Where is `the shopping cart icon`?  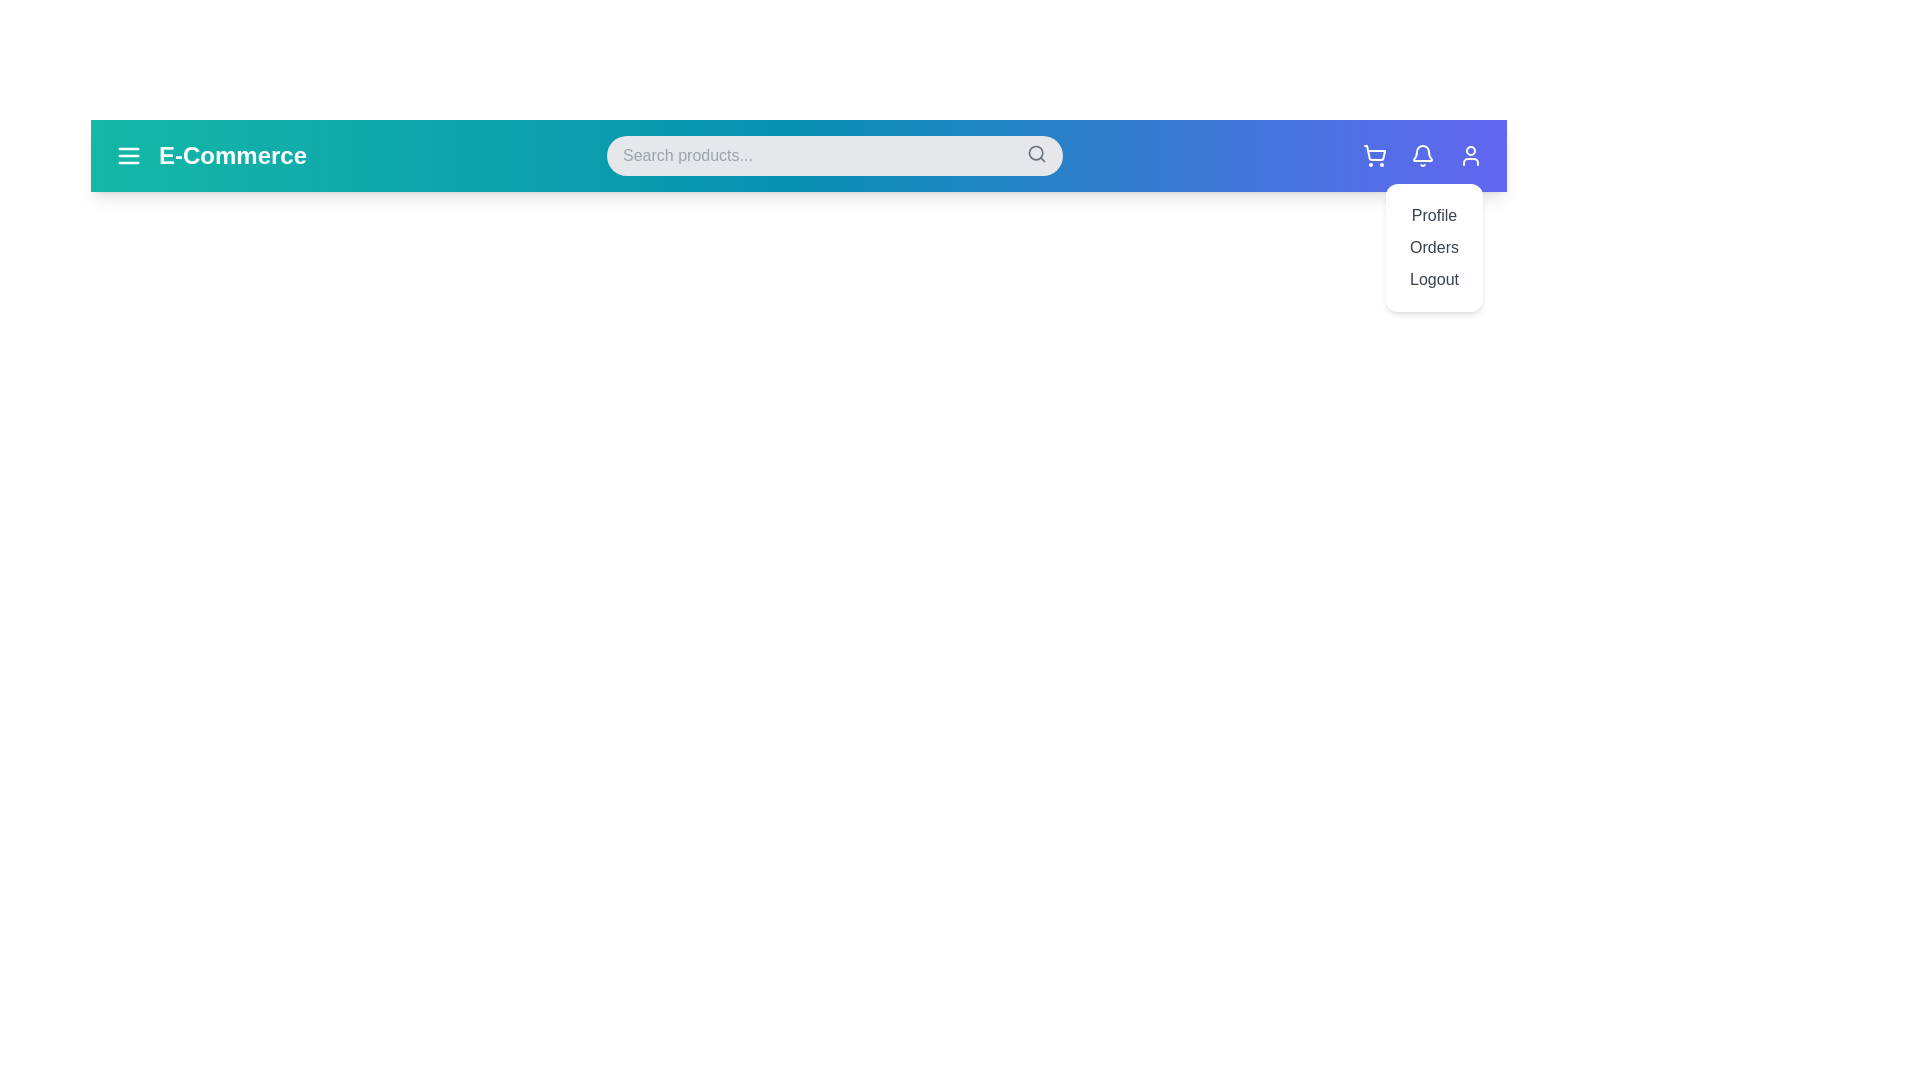 the shopping cart icon is located at coordinates (1373, 154).